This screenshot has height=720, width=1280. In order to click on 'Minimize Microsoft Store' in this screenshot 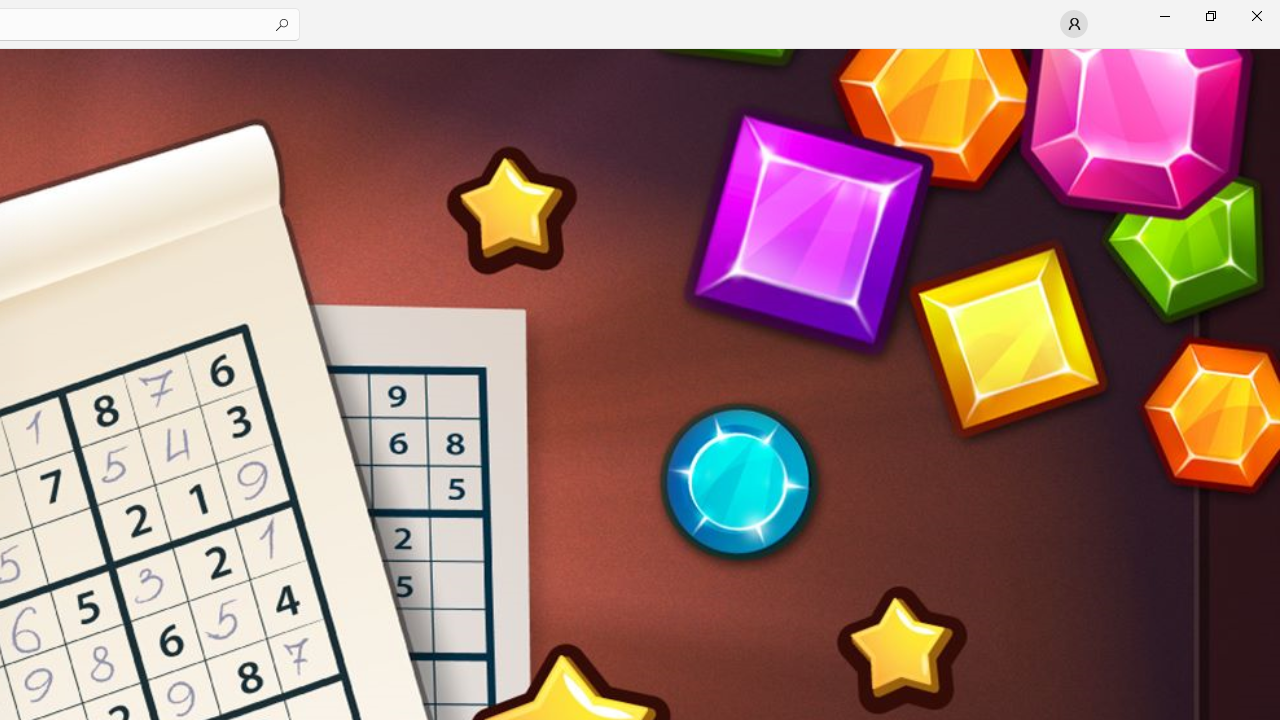, I will do `click(1164, 15)`.